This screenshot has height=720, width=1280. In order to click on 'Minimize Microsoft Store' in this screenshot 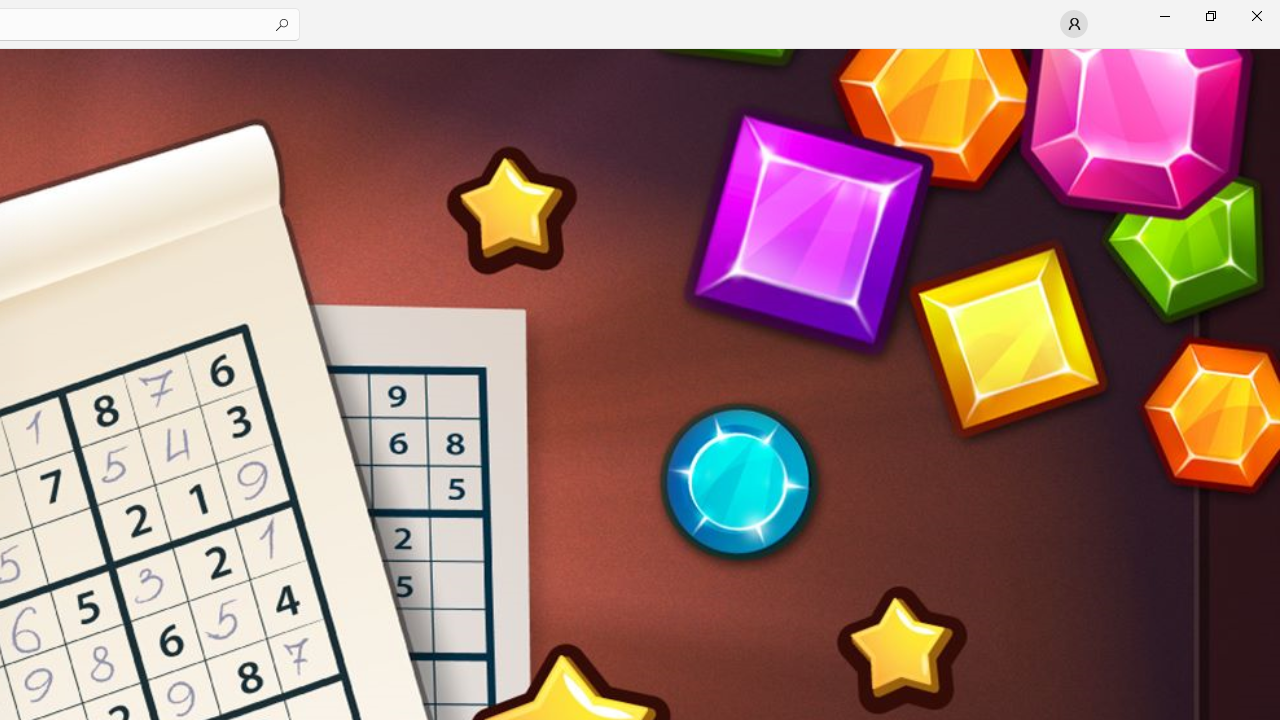, I will do `click(1164, 15)`.